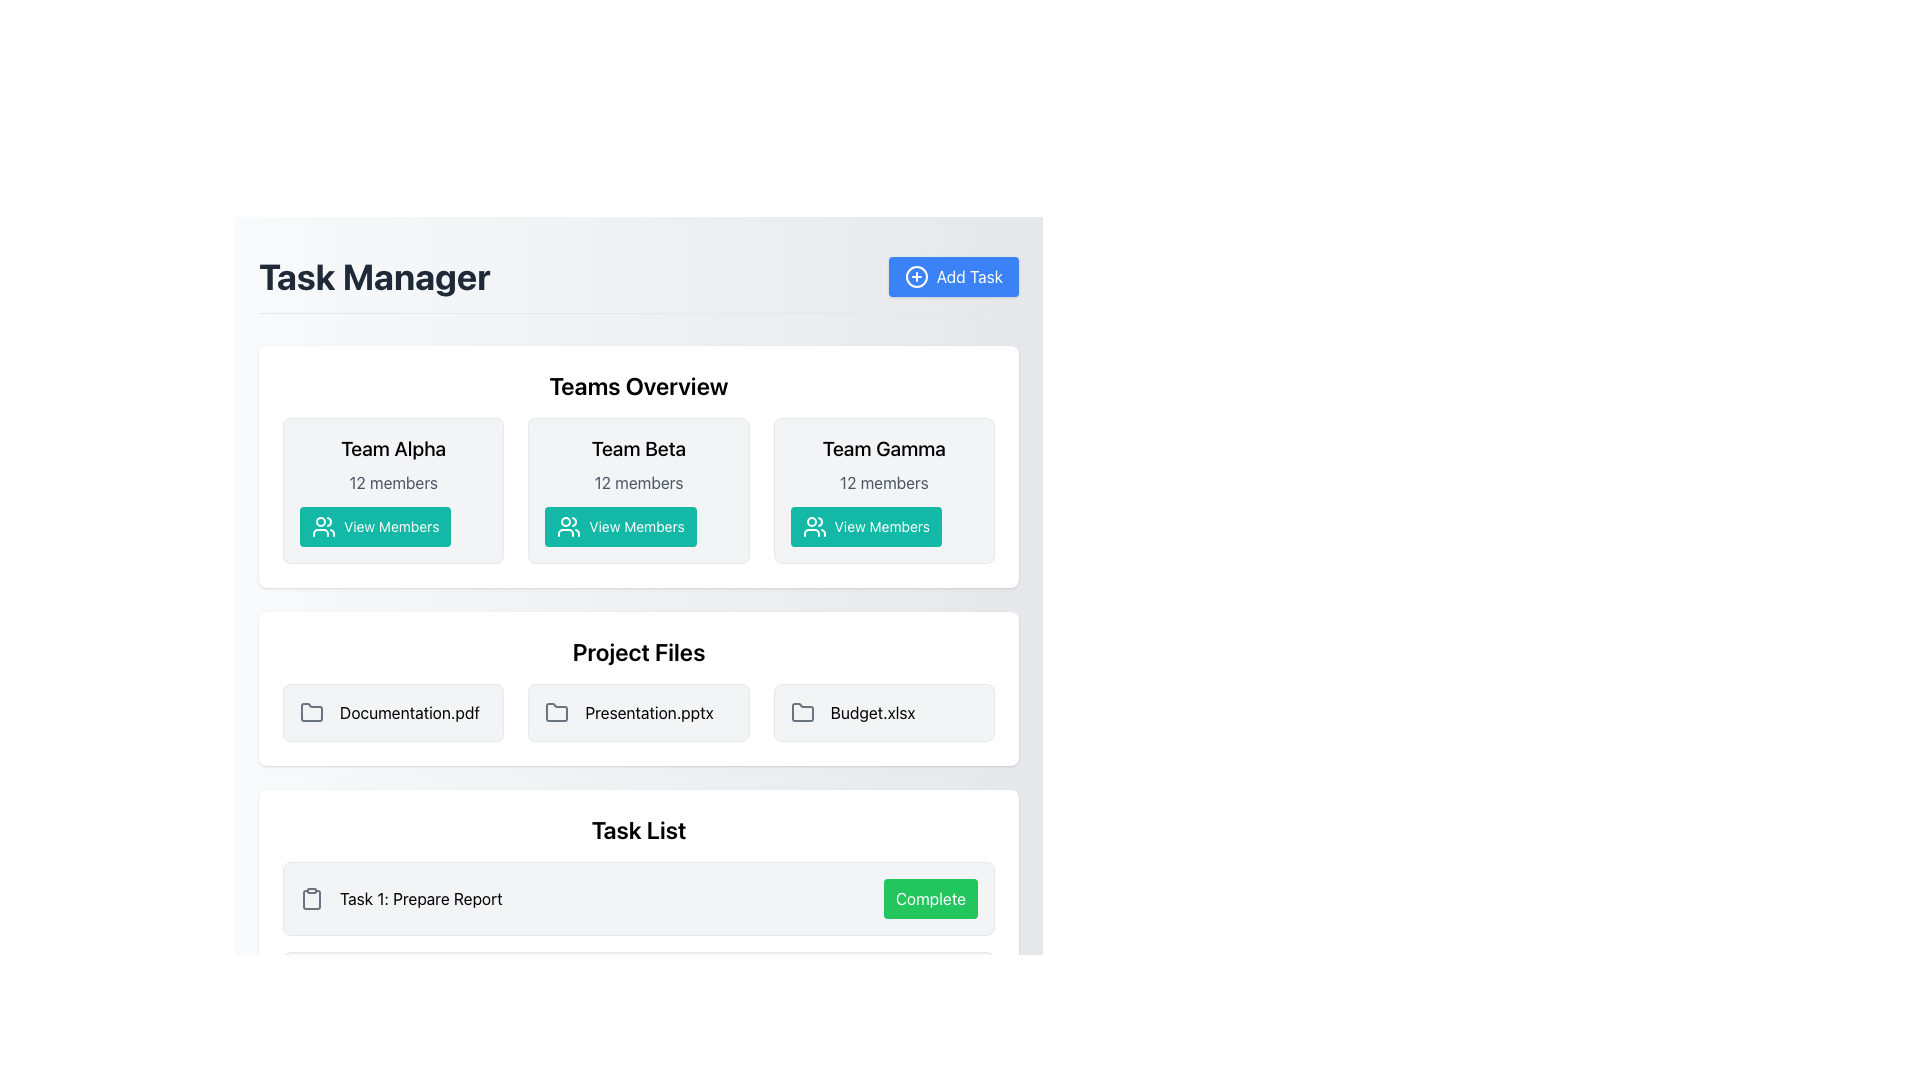 This screenshot has width=1920, height=1080. What do you see at coordinates (915, 277) in the screenshot?
I see `the circular icon at the center of the 'Add Task' button, which has a bright blue background and white text` at bounding box center [915, 277].